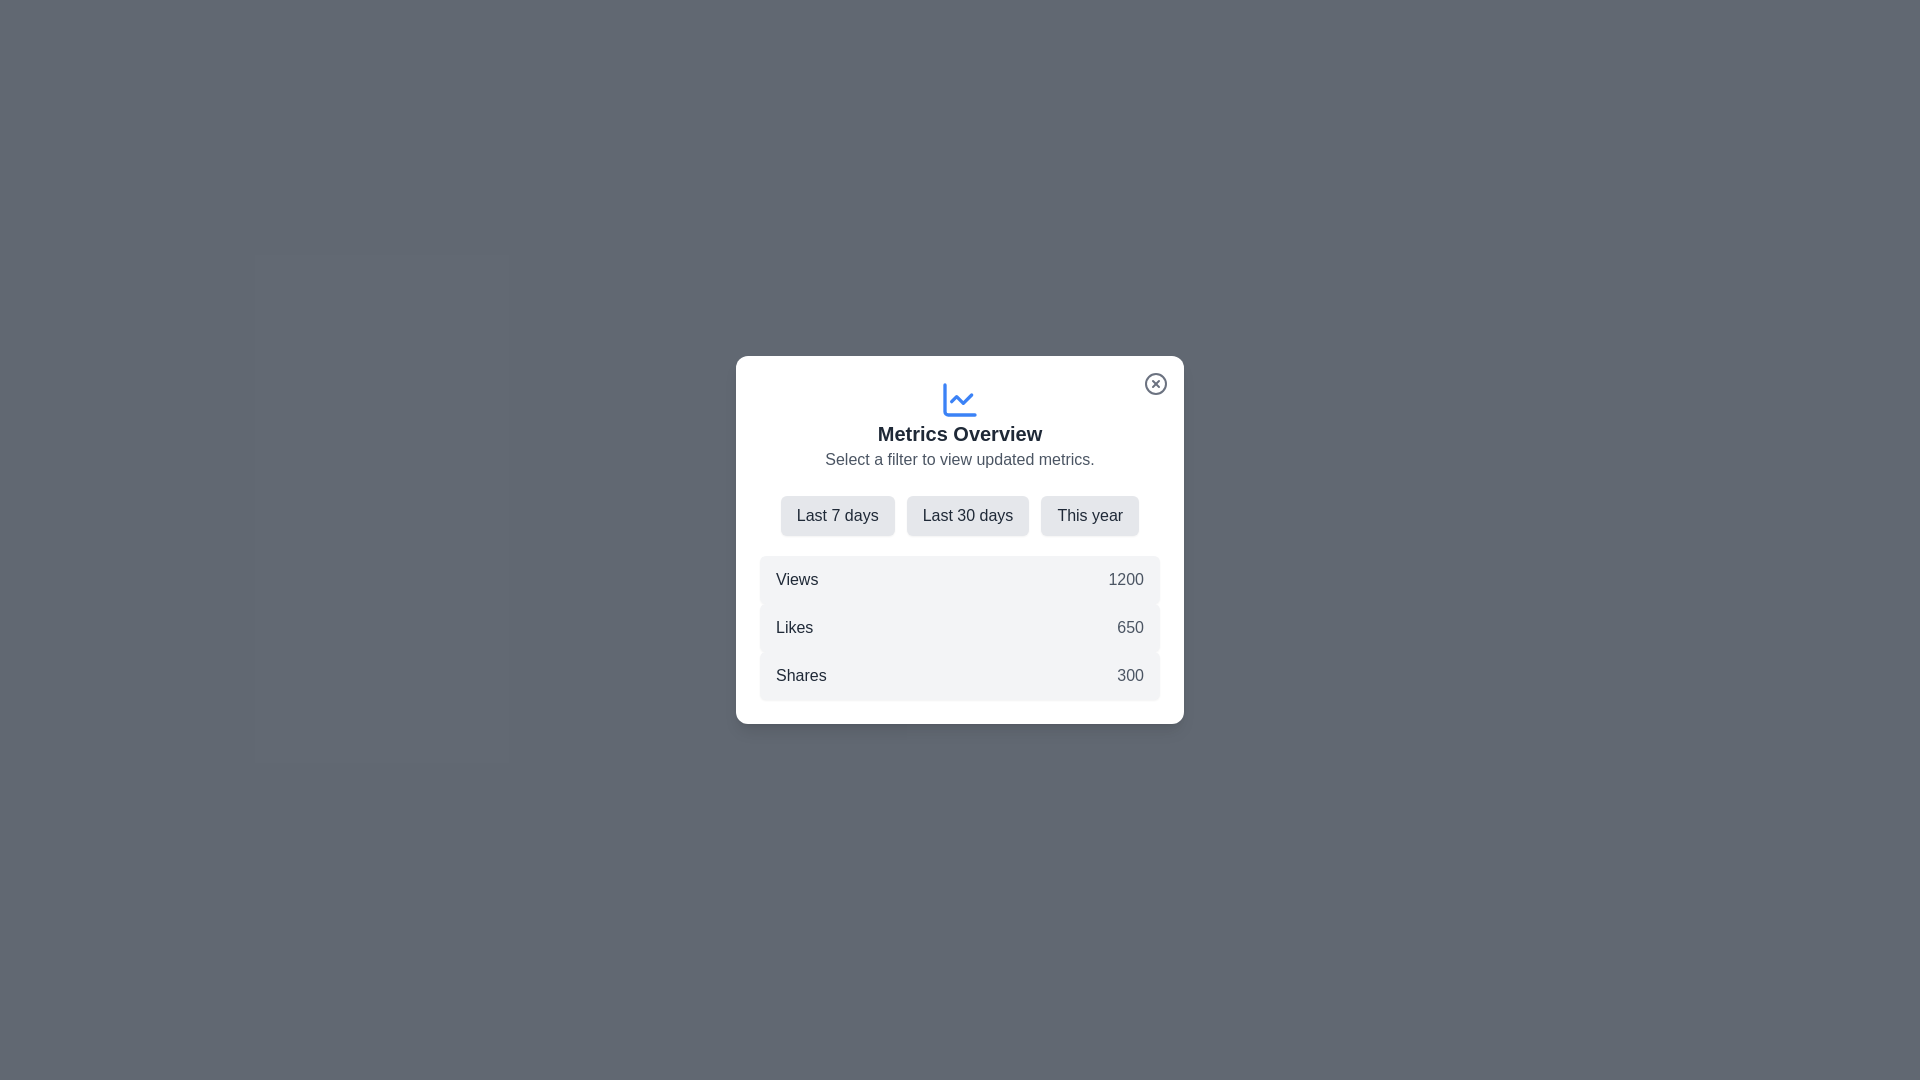 The width and height of the screenshot is (1920, 1080). Describe the element at coordinates (1156, 384) in the screenshot. I see `the close button to close the dialog` at that location.